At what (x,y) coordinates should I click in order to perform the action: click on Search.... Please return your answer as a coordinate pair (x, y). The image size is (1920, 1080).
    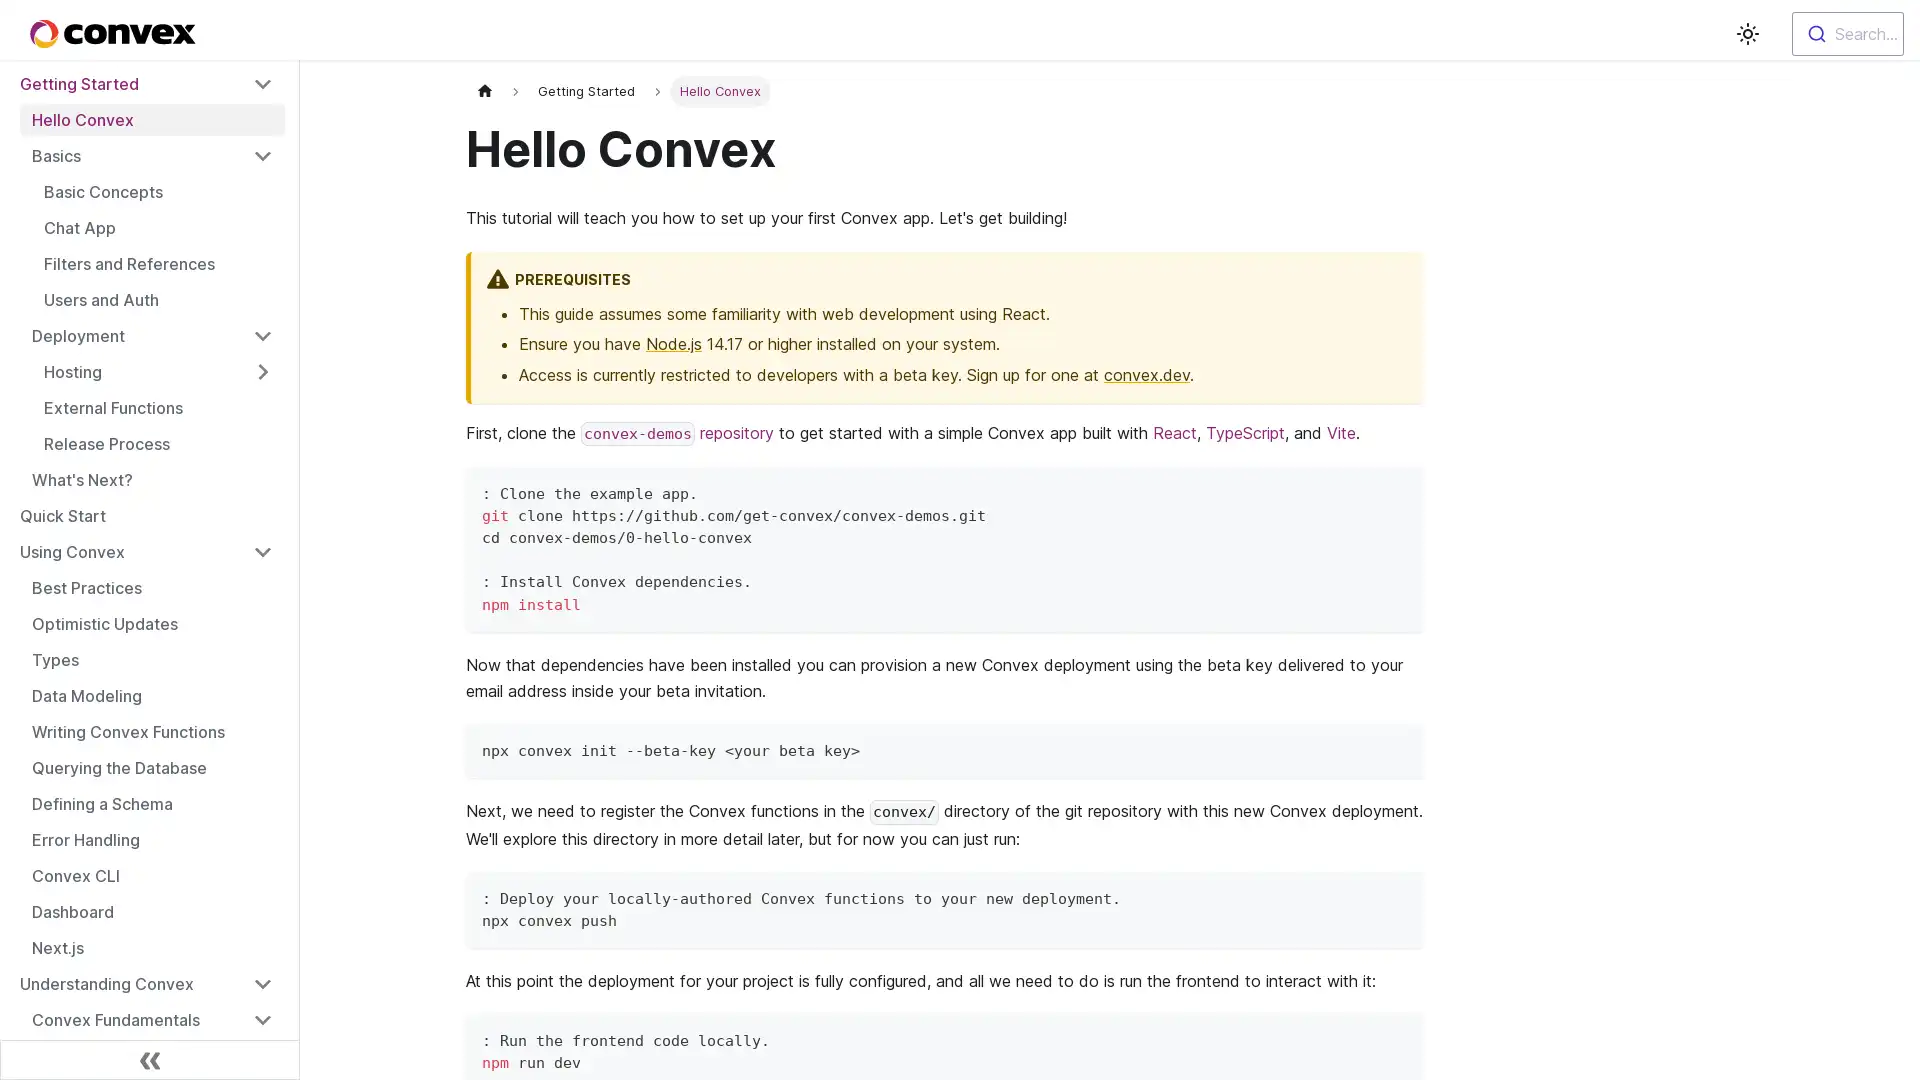
    Looking at the image, I should click on (1847, 34).